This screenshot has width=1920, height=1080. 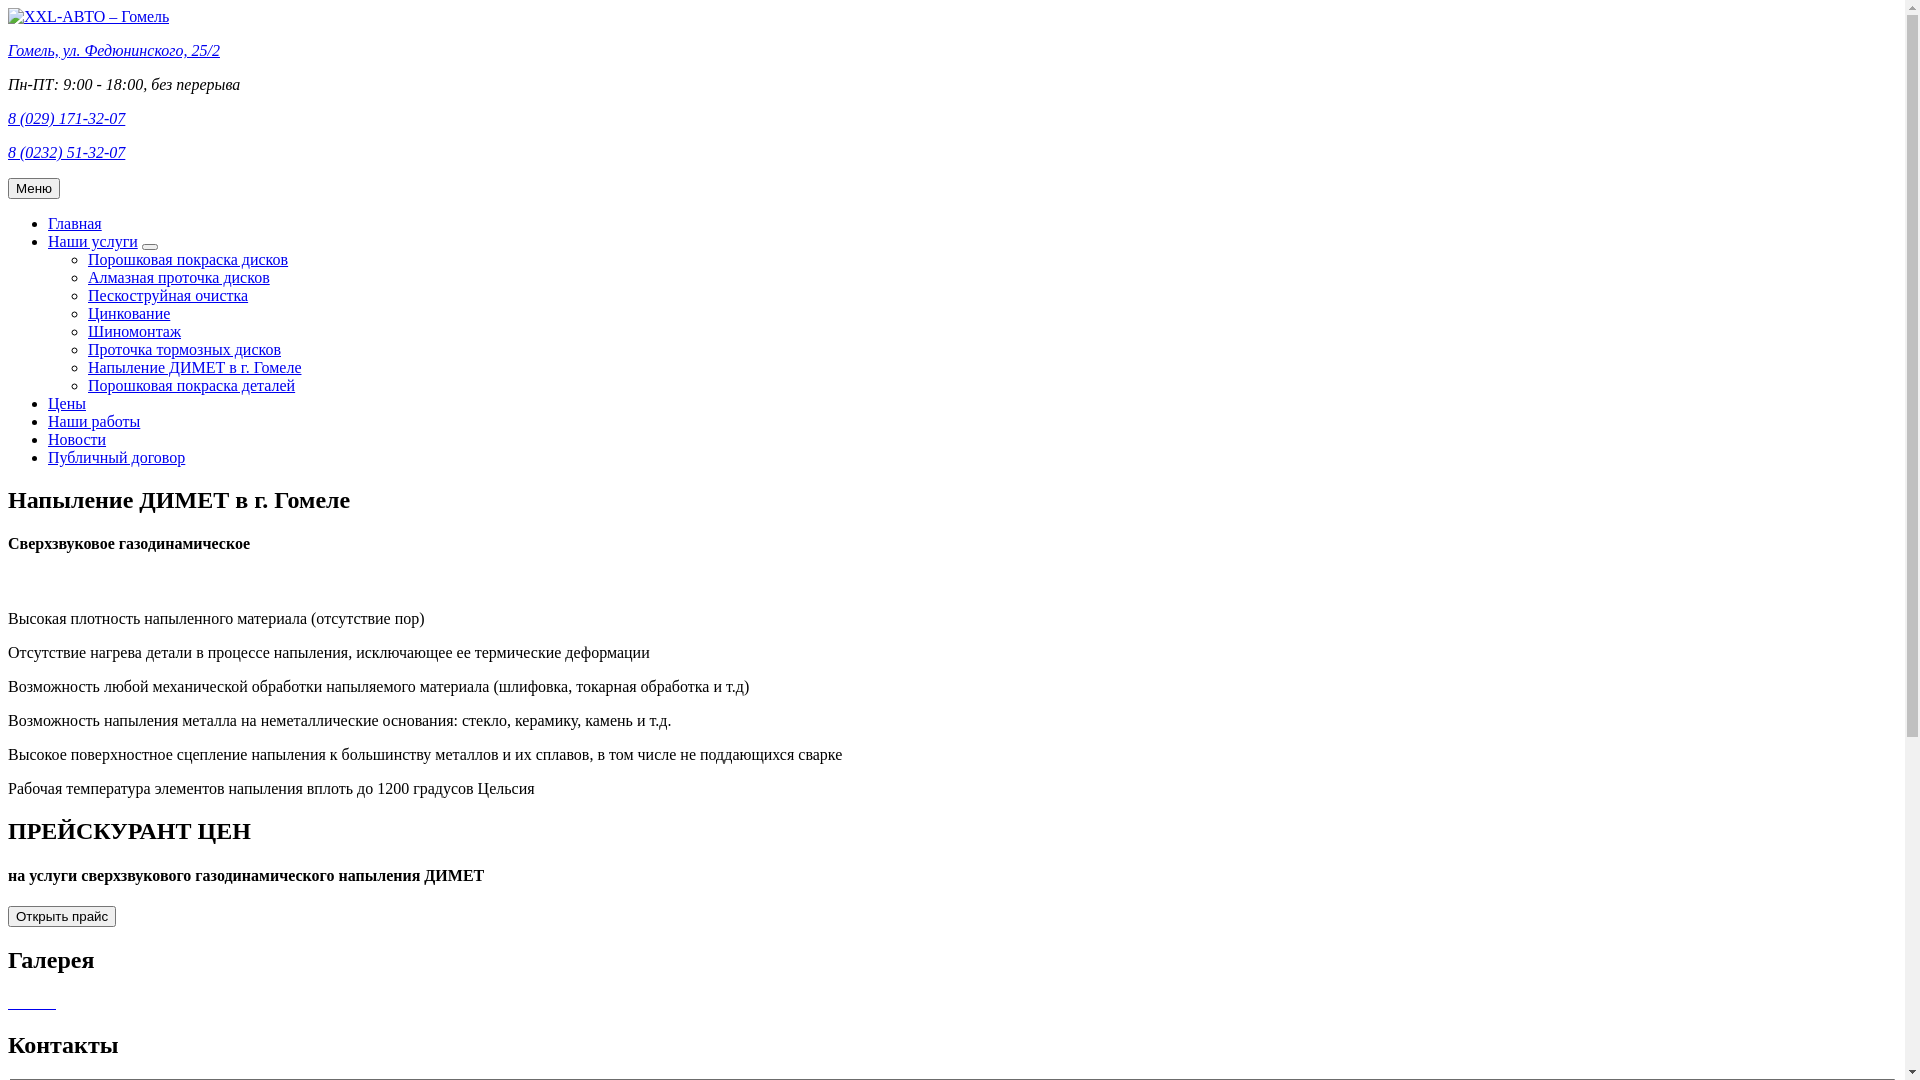 What do you see at coordinates (66, 118) in the screenshot?
I see `'8 (029) 171-32-07'` at bounding box center [66, 118].